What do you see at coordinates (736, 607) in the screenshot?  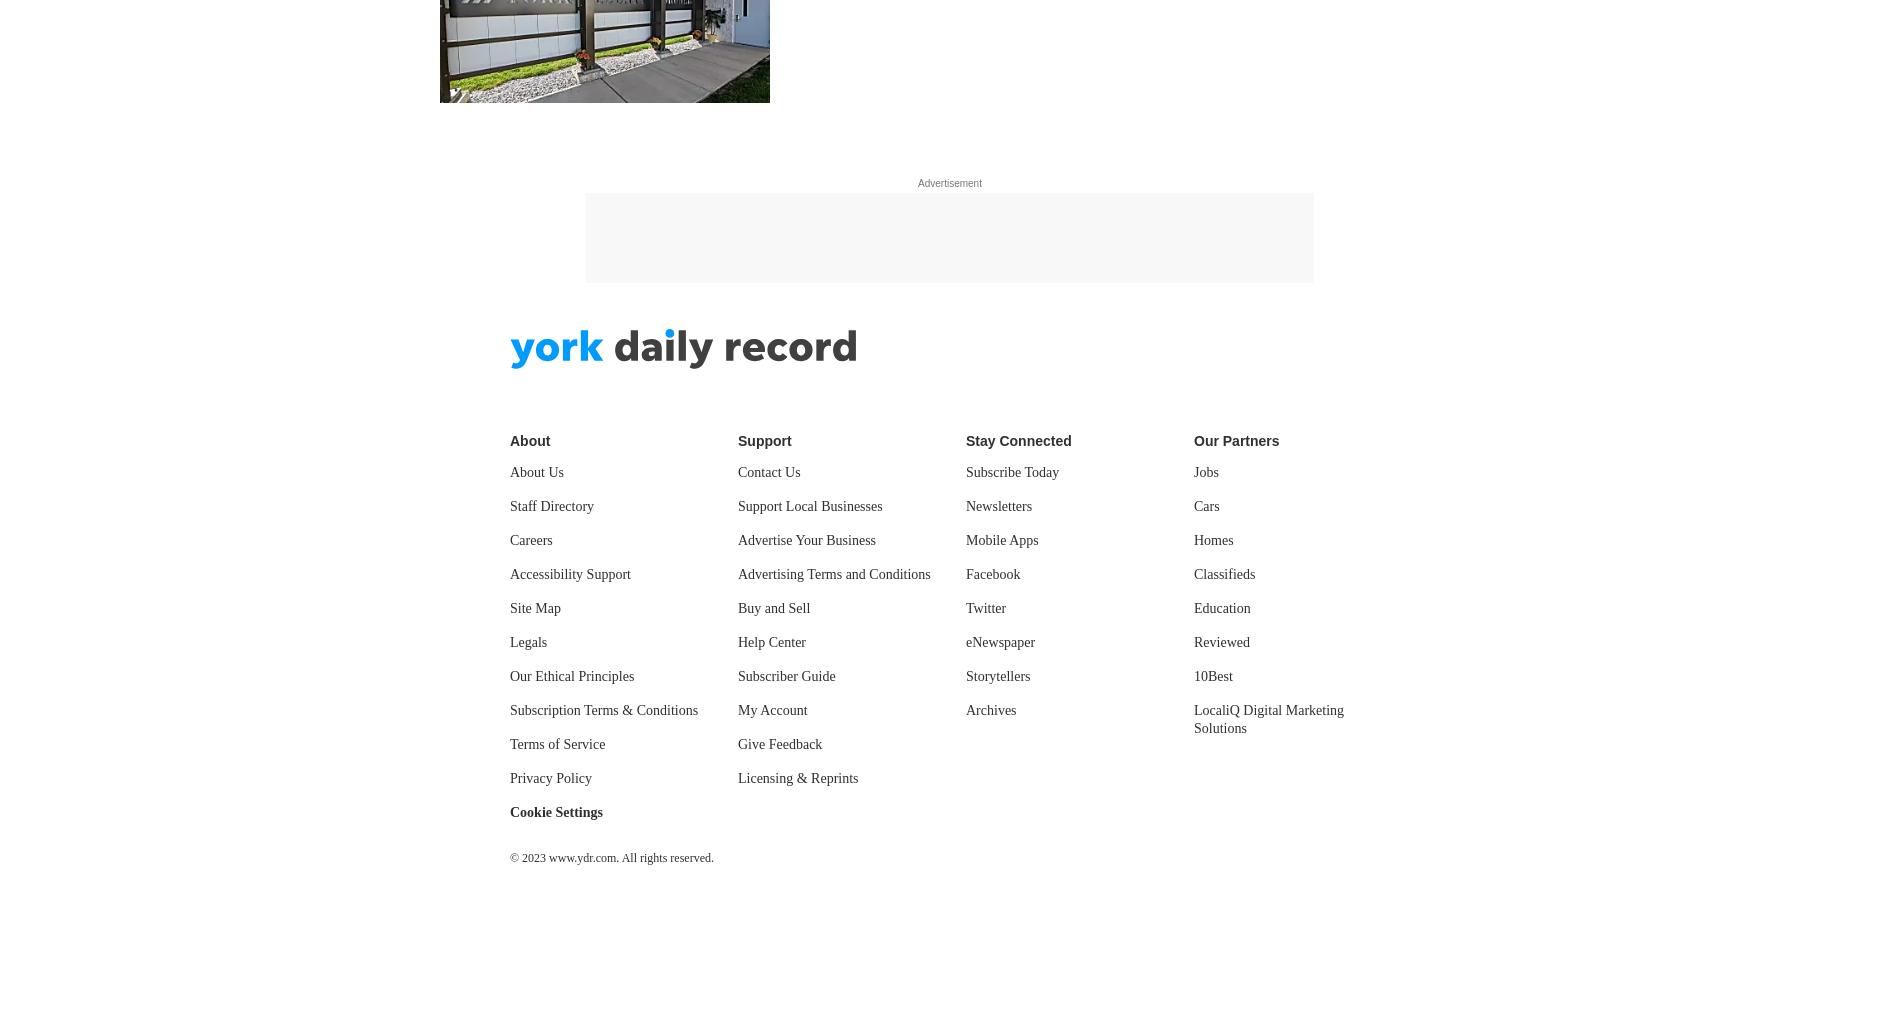 I see `'Buy and Sell'` at bounding box center [736, 607].